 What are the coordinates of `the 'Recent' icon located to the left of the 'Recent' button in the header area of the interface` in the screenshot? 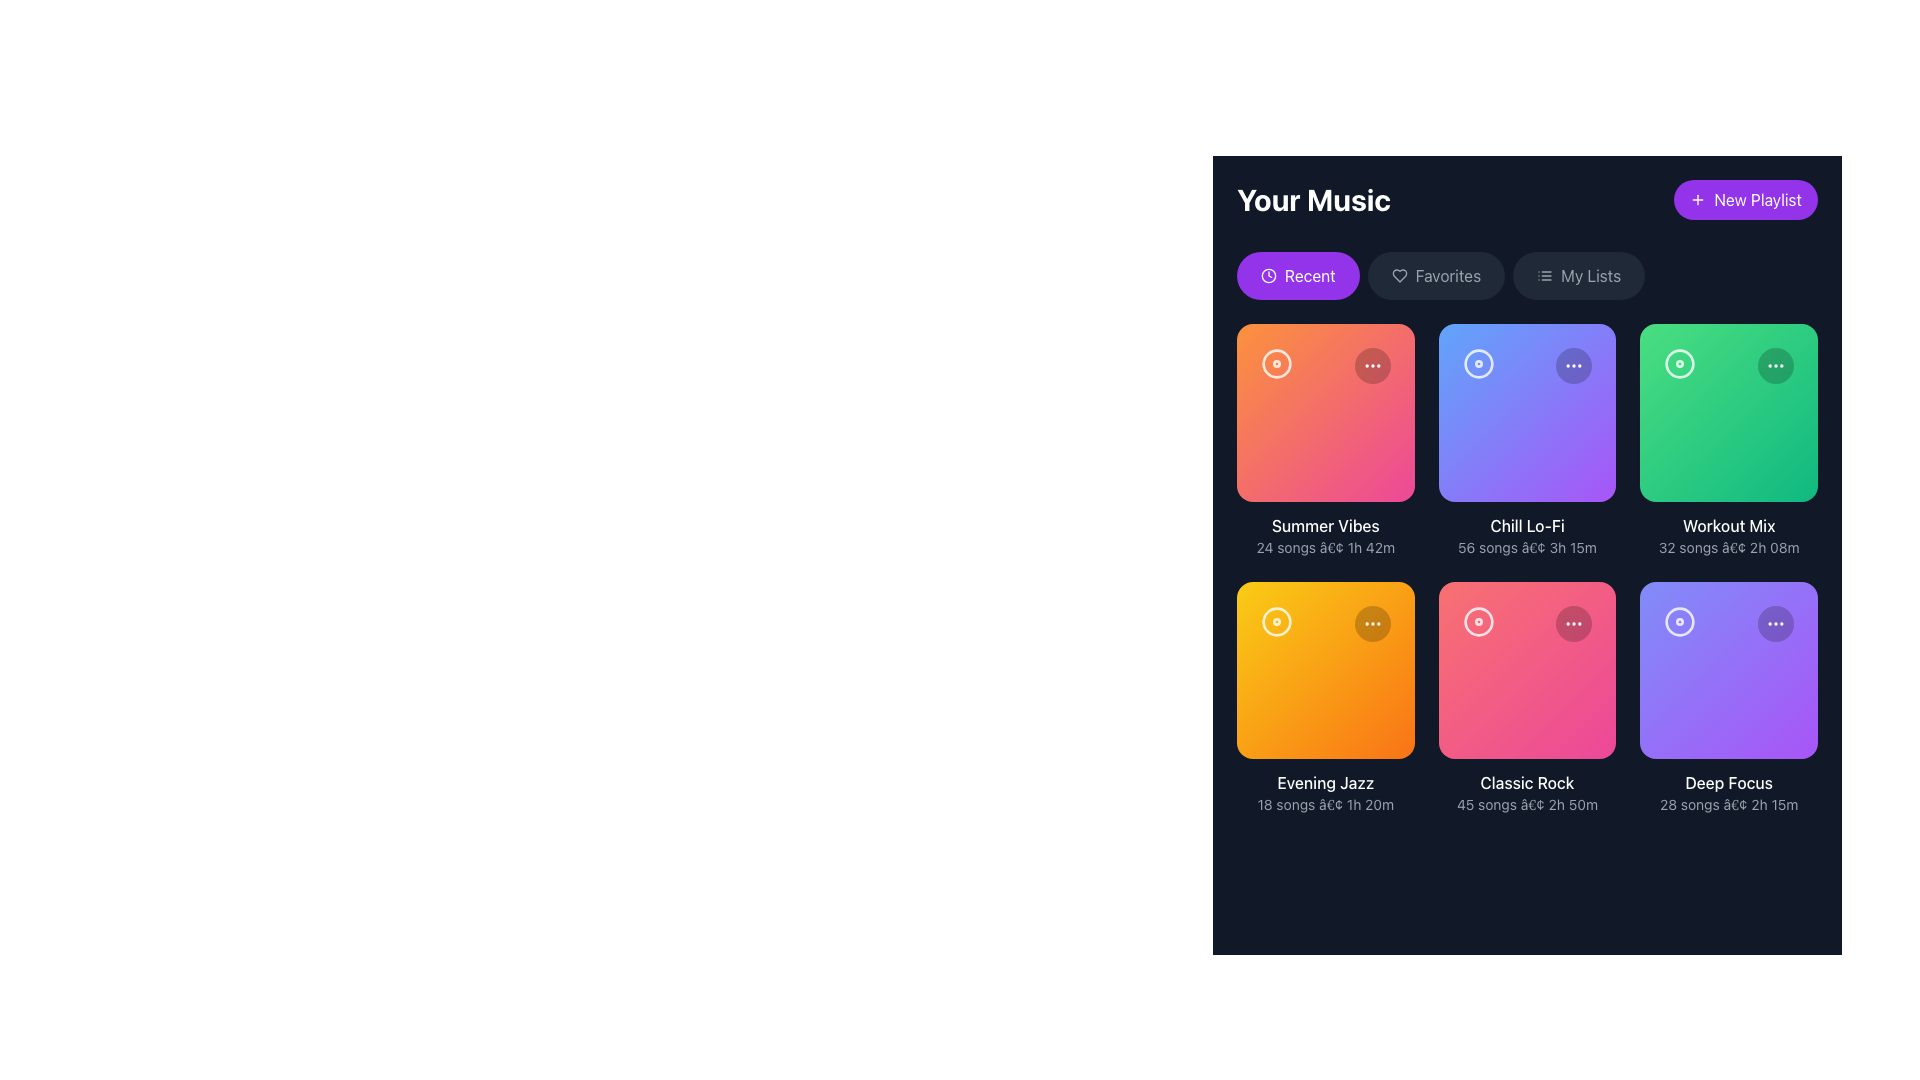 It's located at (1267, 276).